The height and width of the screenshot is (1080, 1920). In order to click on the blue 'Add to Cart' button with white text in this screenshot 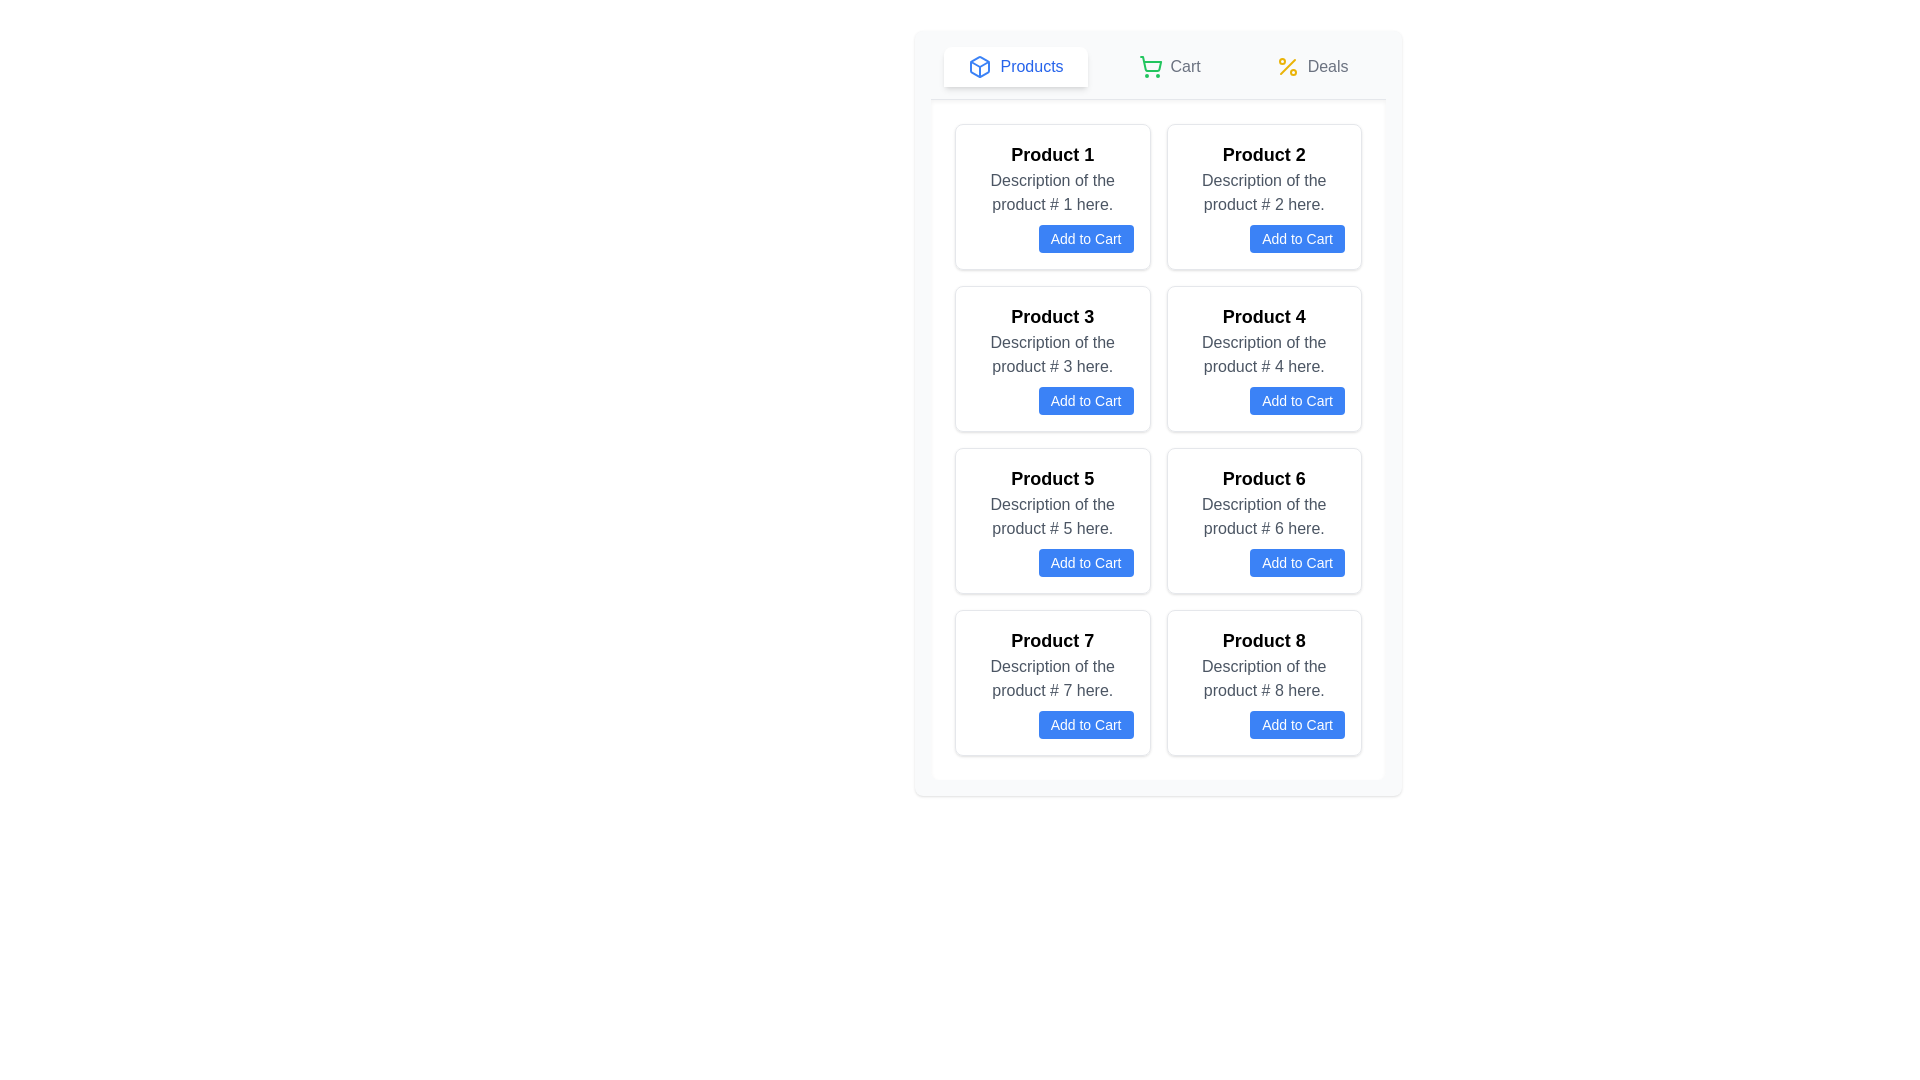, I will do `click(1263, 725)`.